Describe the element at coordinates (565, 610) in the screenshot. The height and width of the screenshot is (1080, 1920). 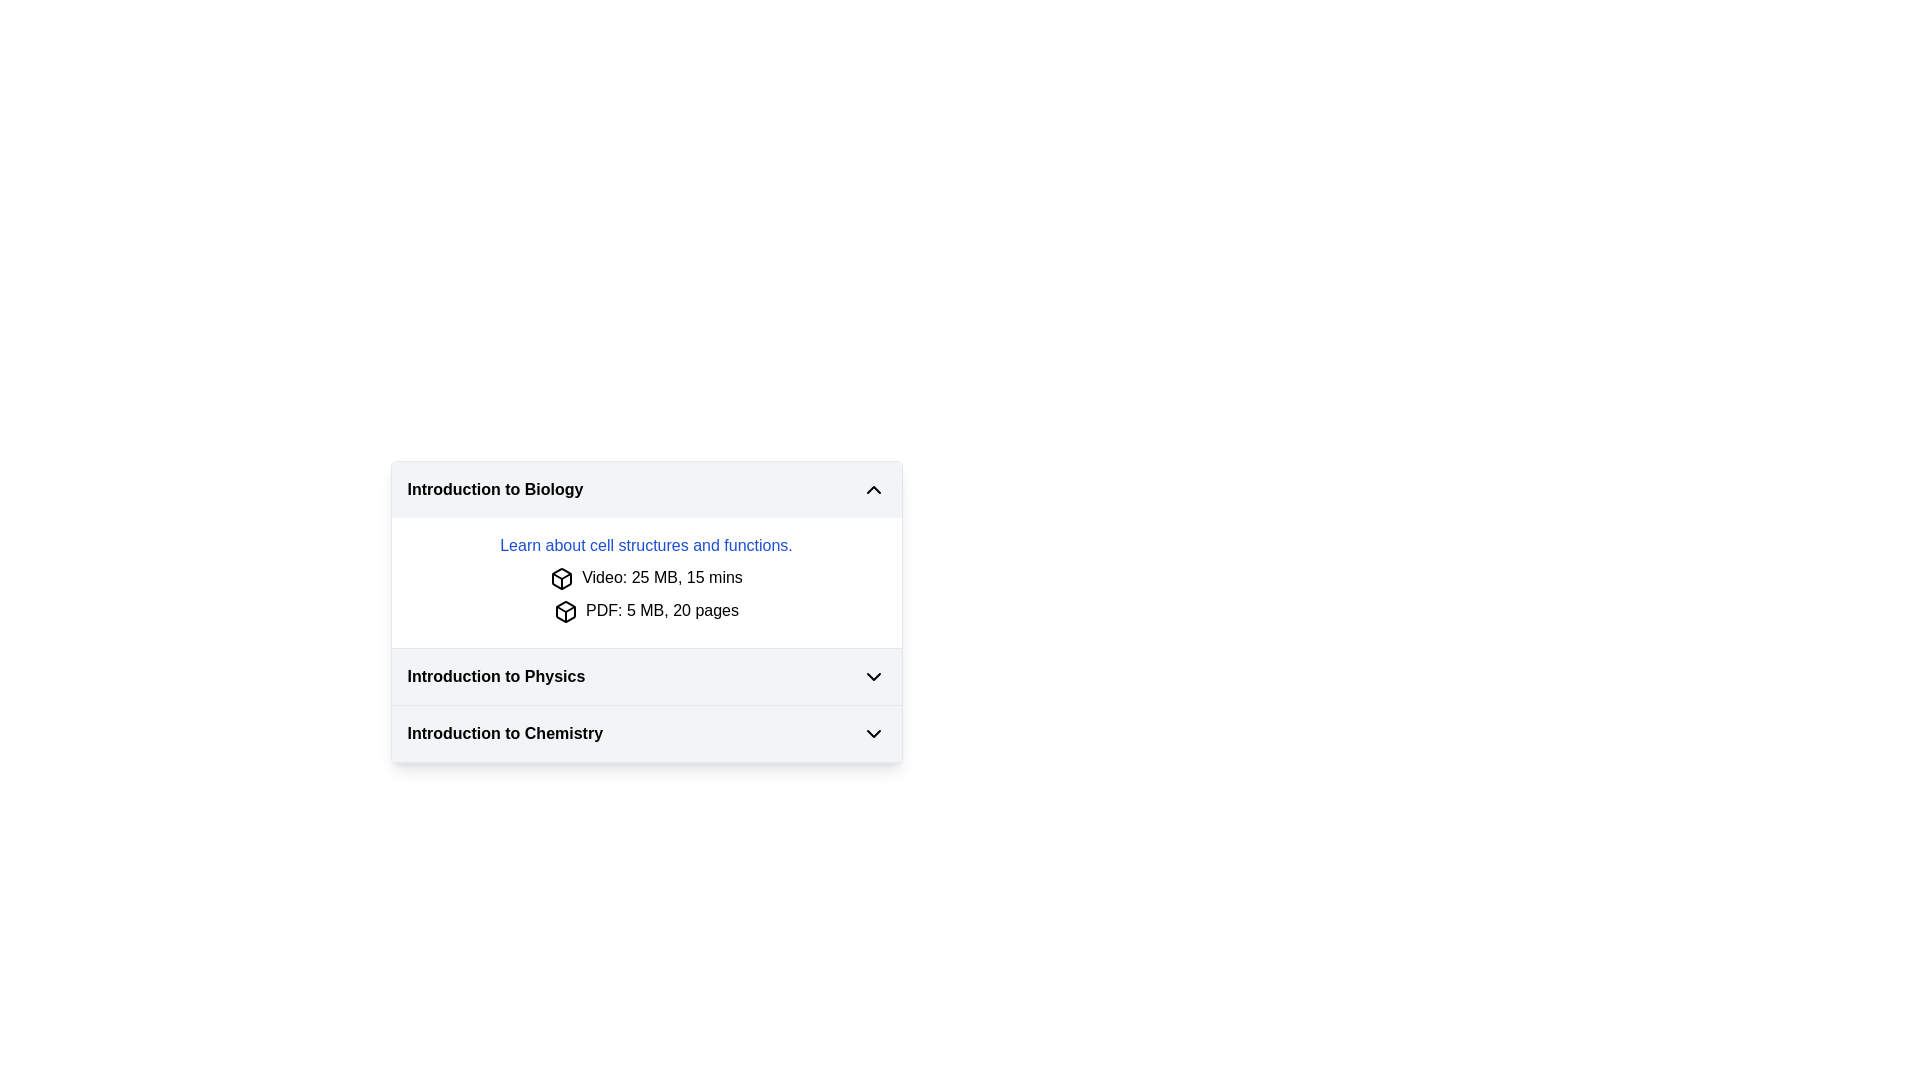
I see `the cube-shaped icon representing a PDF document, located to the left of the text 'PDF: 5 MB, 20 pages' under the 'Introduction to Biology' section` at that location.